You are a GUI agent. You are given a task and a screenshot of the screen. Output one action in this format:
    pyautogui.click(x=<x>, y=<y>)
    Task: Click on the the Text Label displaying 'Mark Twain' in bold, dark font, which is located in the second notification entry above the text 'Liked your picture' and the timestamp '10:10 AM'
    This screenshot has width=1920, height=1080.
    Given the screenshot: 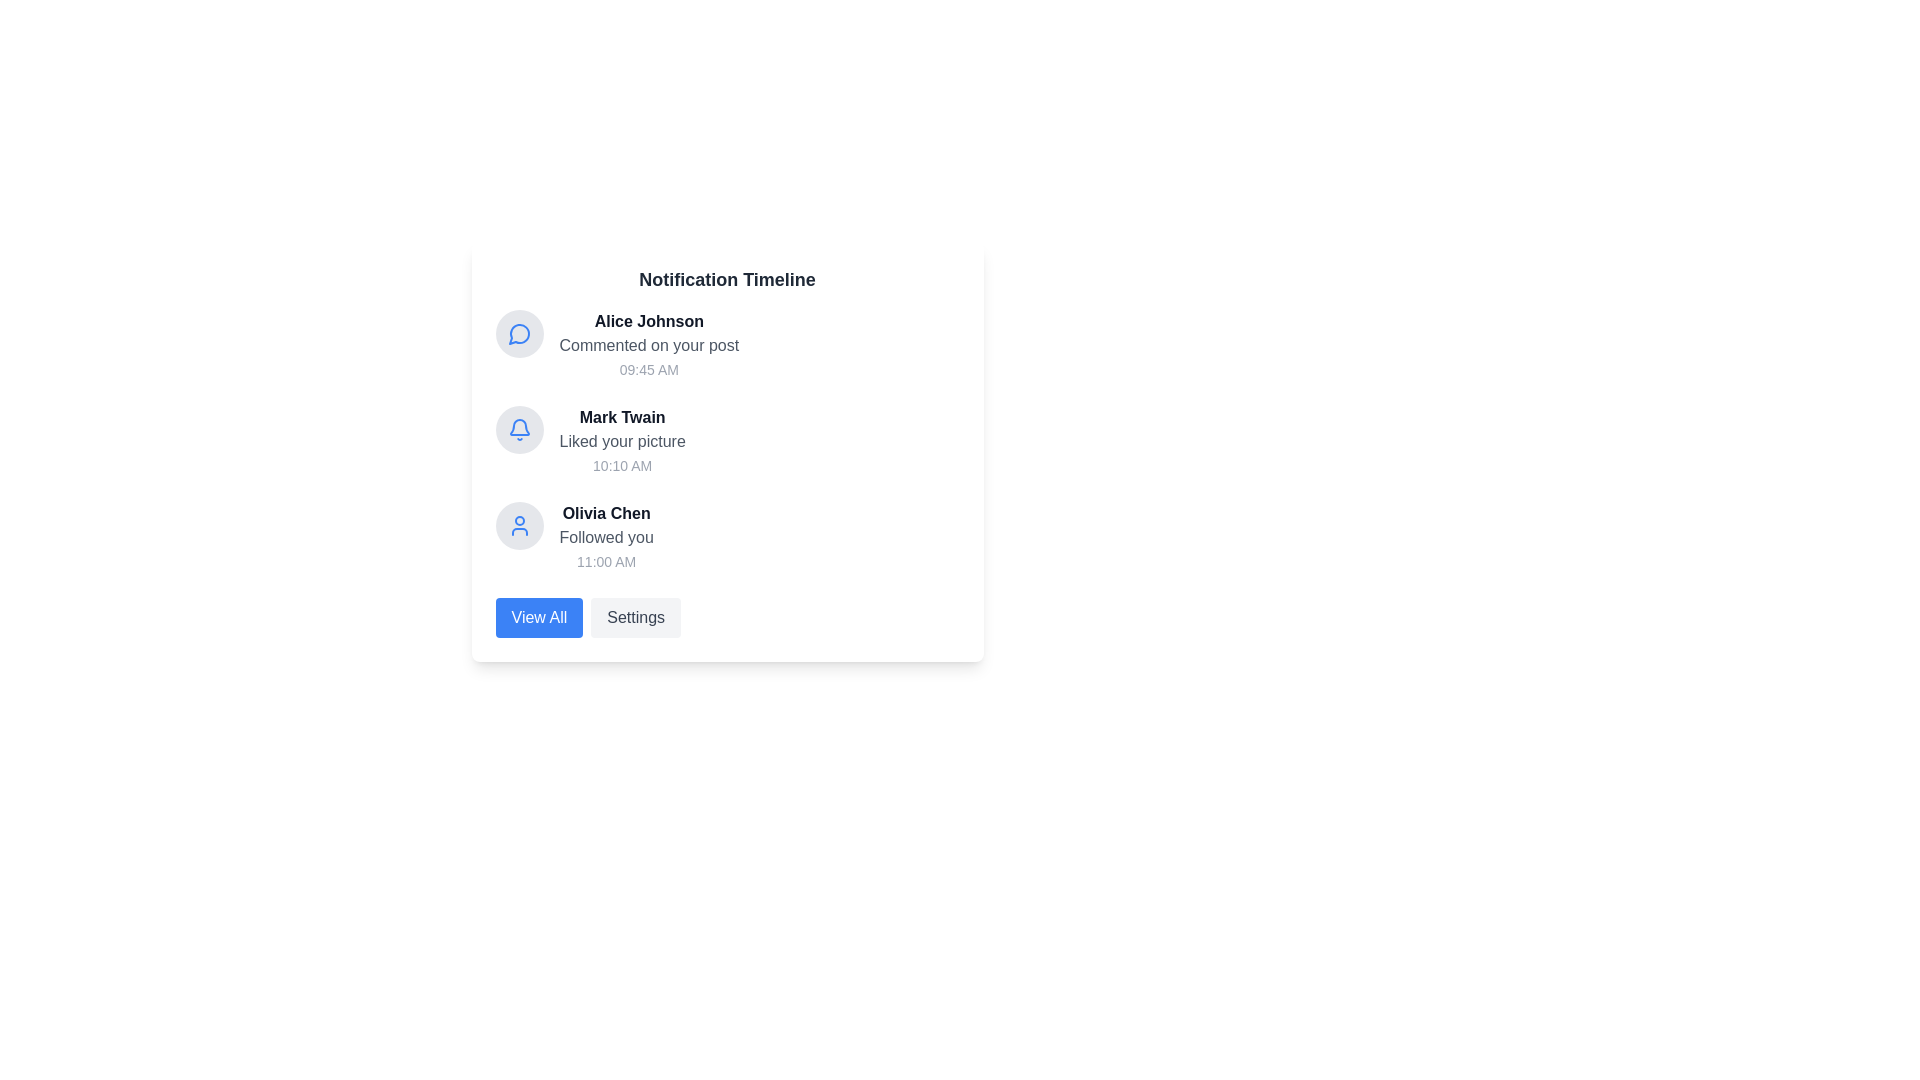 What is the action you would take?
    pyautogui.click(x=621, y=416)
    